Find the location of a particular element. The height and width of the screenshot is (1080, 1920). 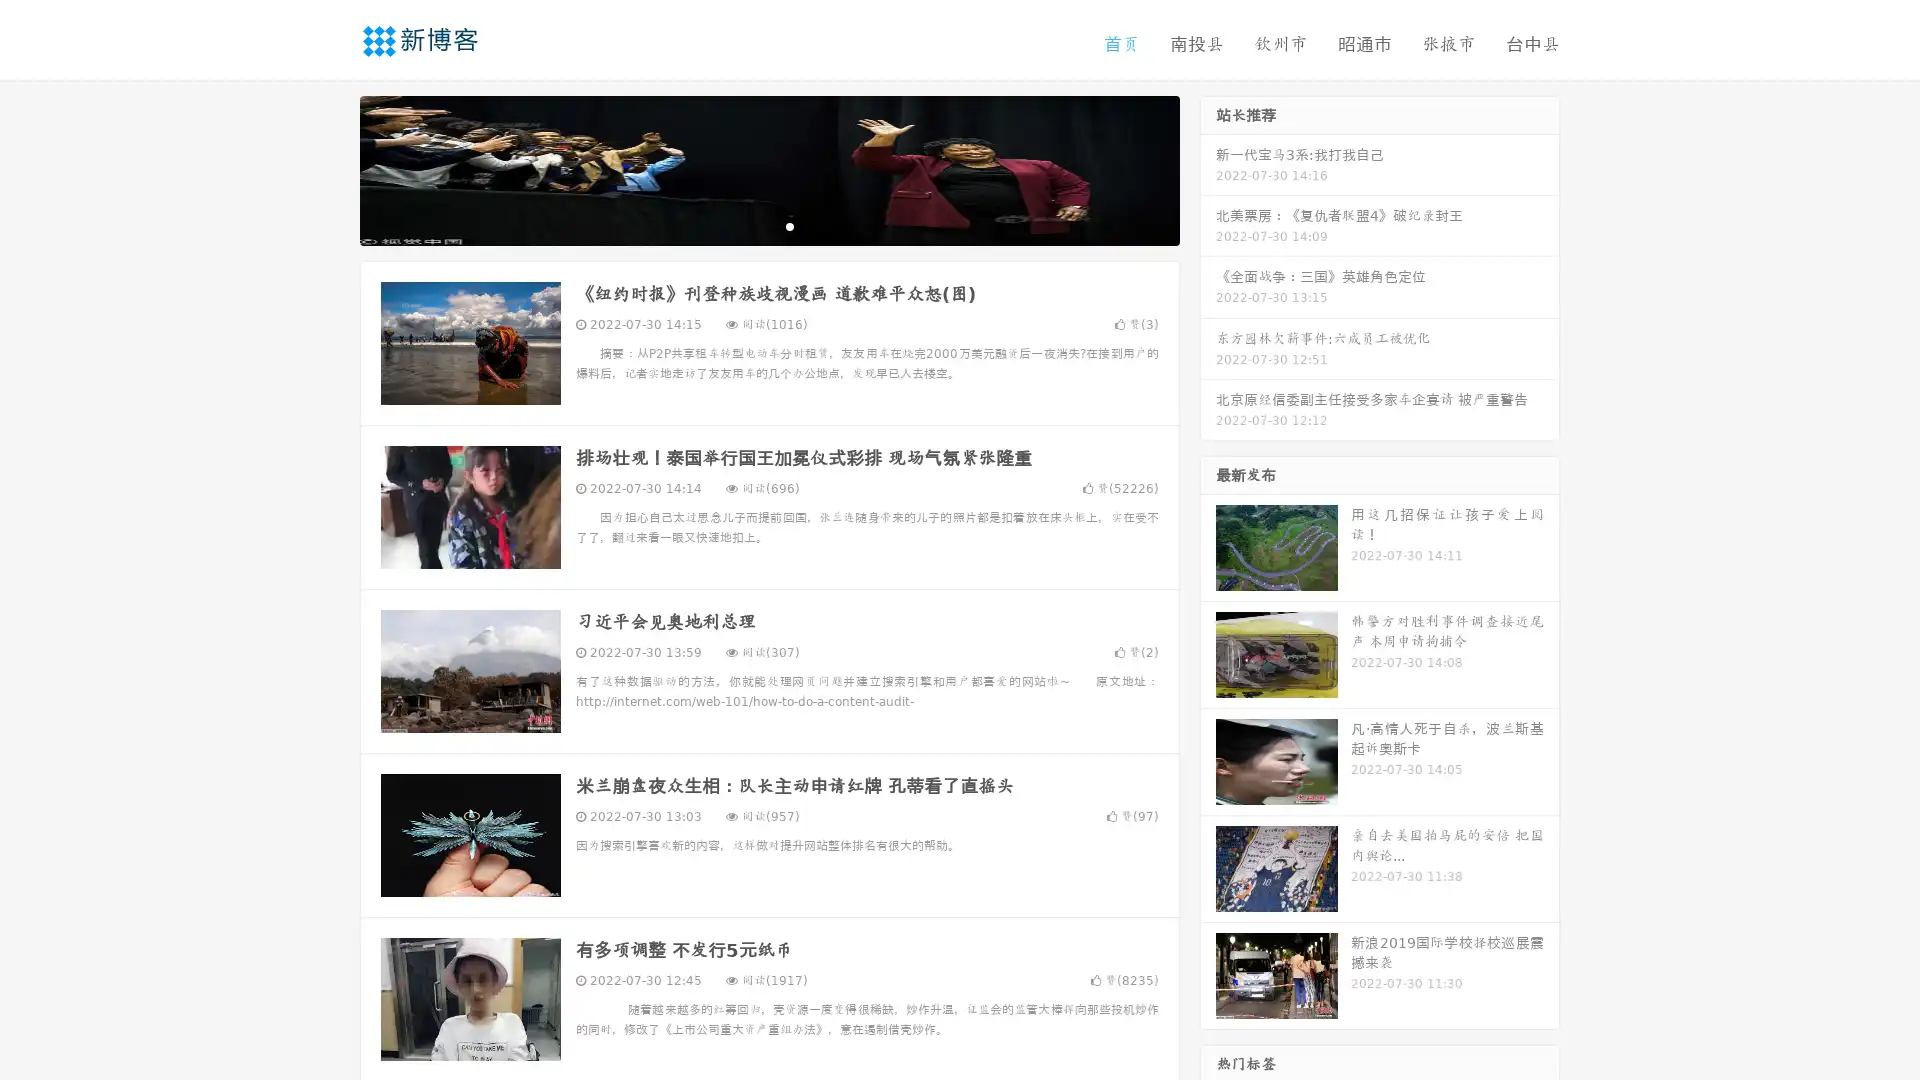

Go to slide 2 is located at coordinates (768, 225).